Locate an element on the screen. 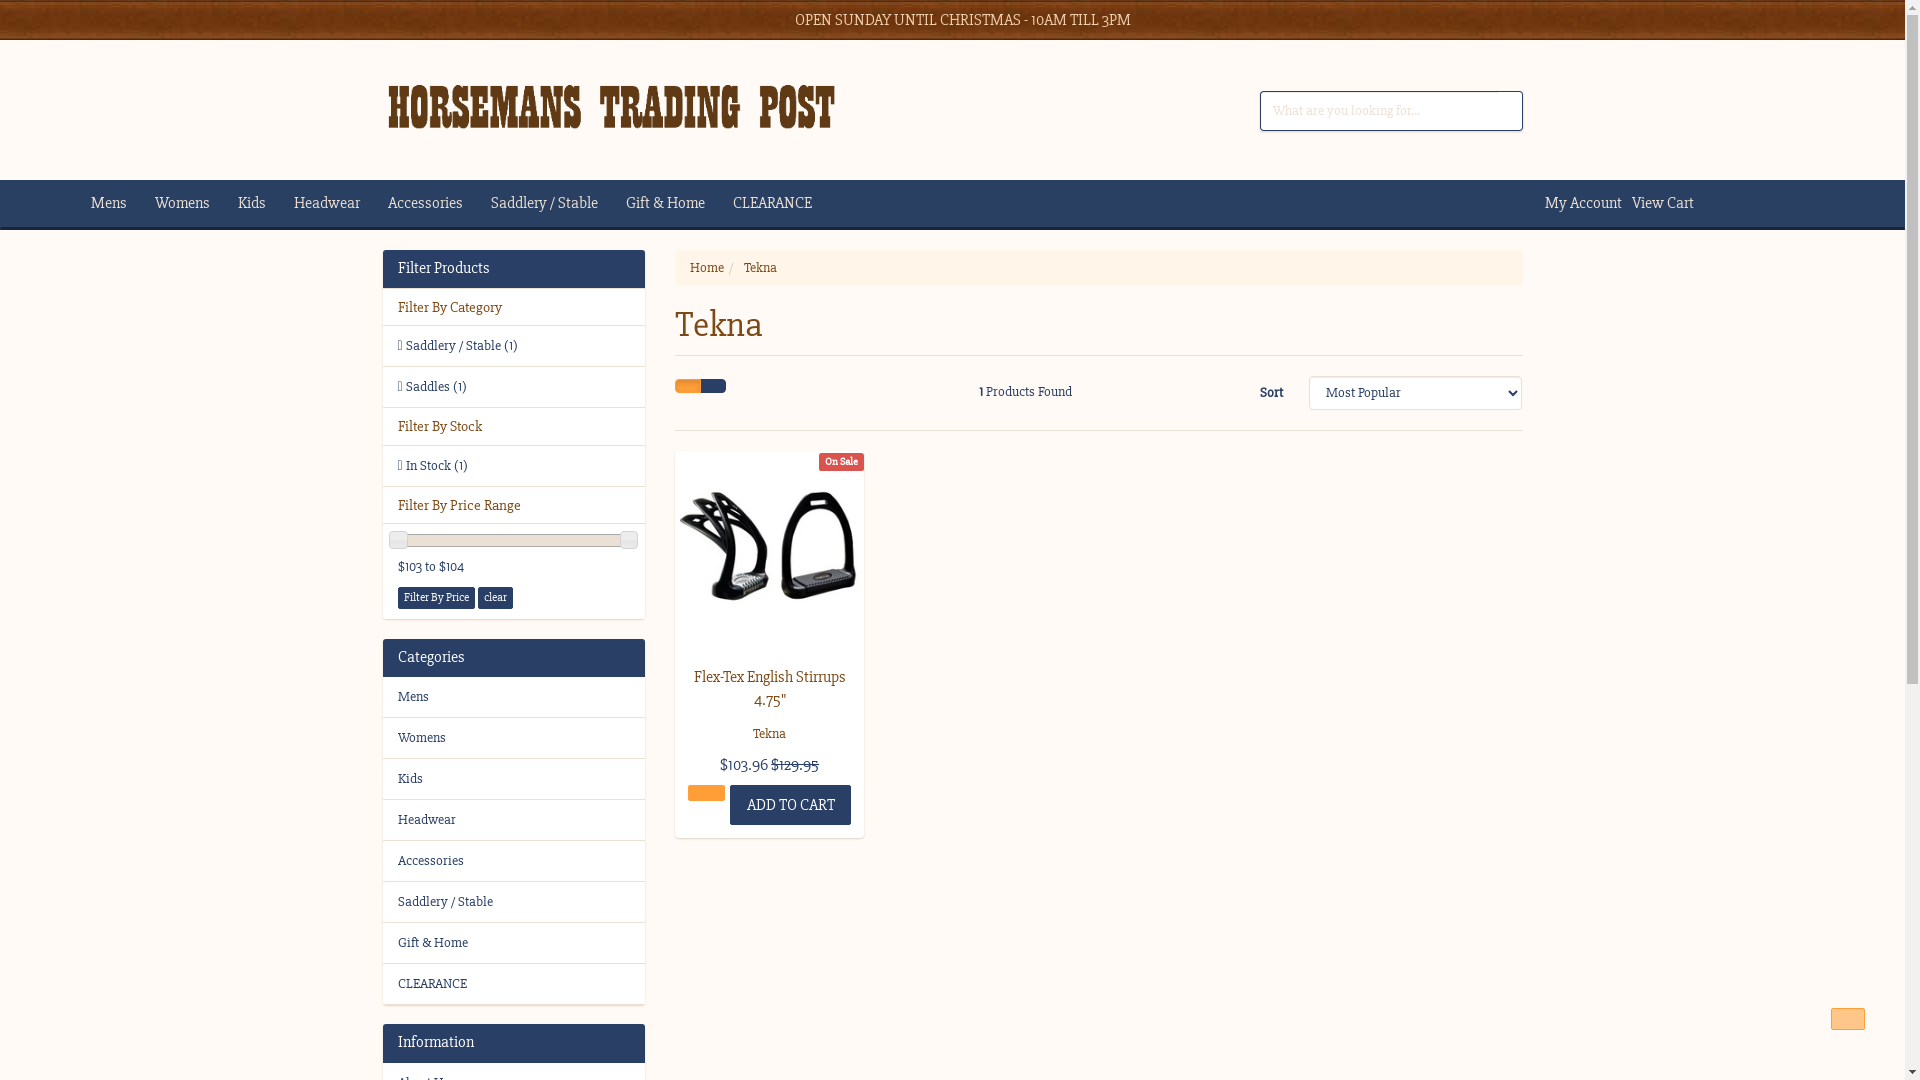  'Flex-Tex English Stirrups 4.75"' is located at coordinates (768, 686).